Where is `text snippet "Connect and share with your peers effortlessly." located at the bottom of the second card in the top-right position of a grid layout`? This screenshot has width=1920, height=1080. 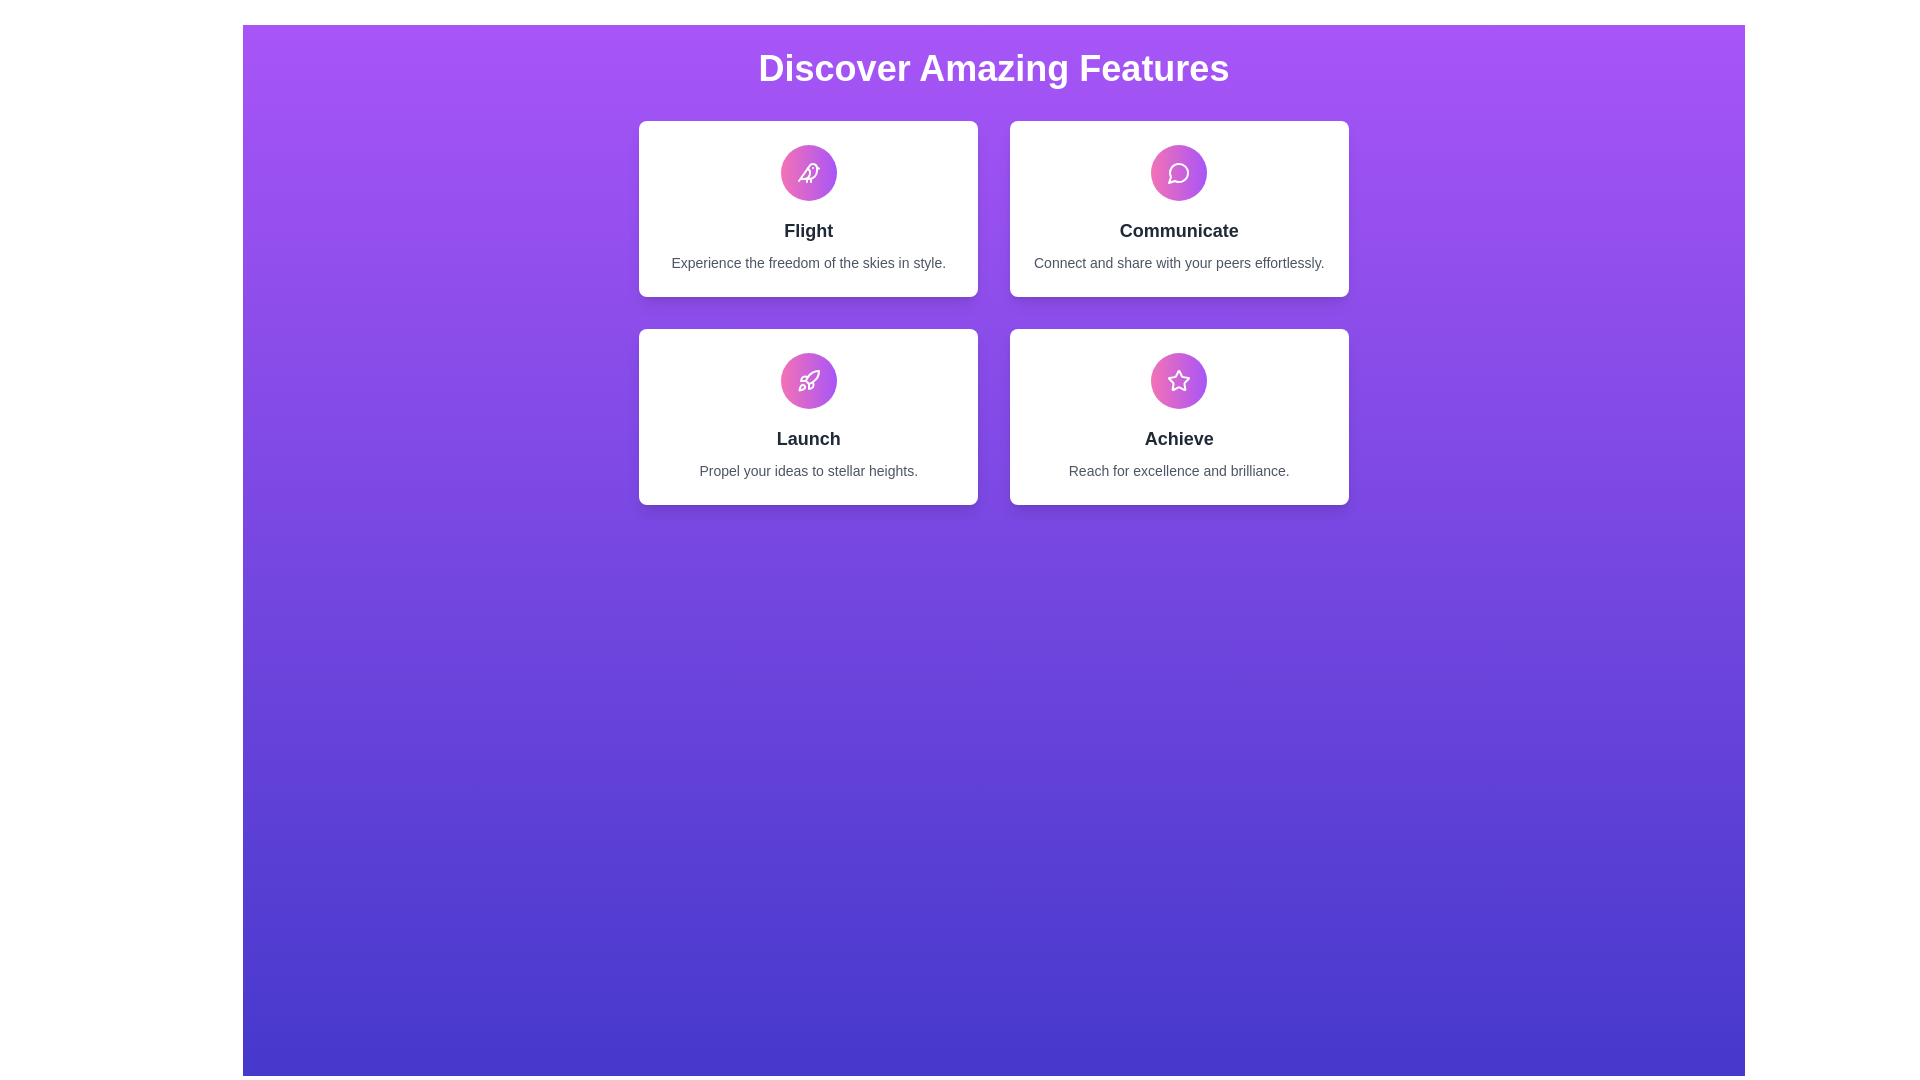
text snippet "Connect and share with your peers effortlessly." located at the bottom of the second card in the top-right position of a grid layout is located at coordinates (1179, 261).